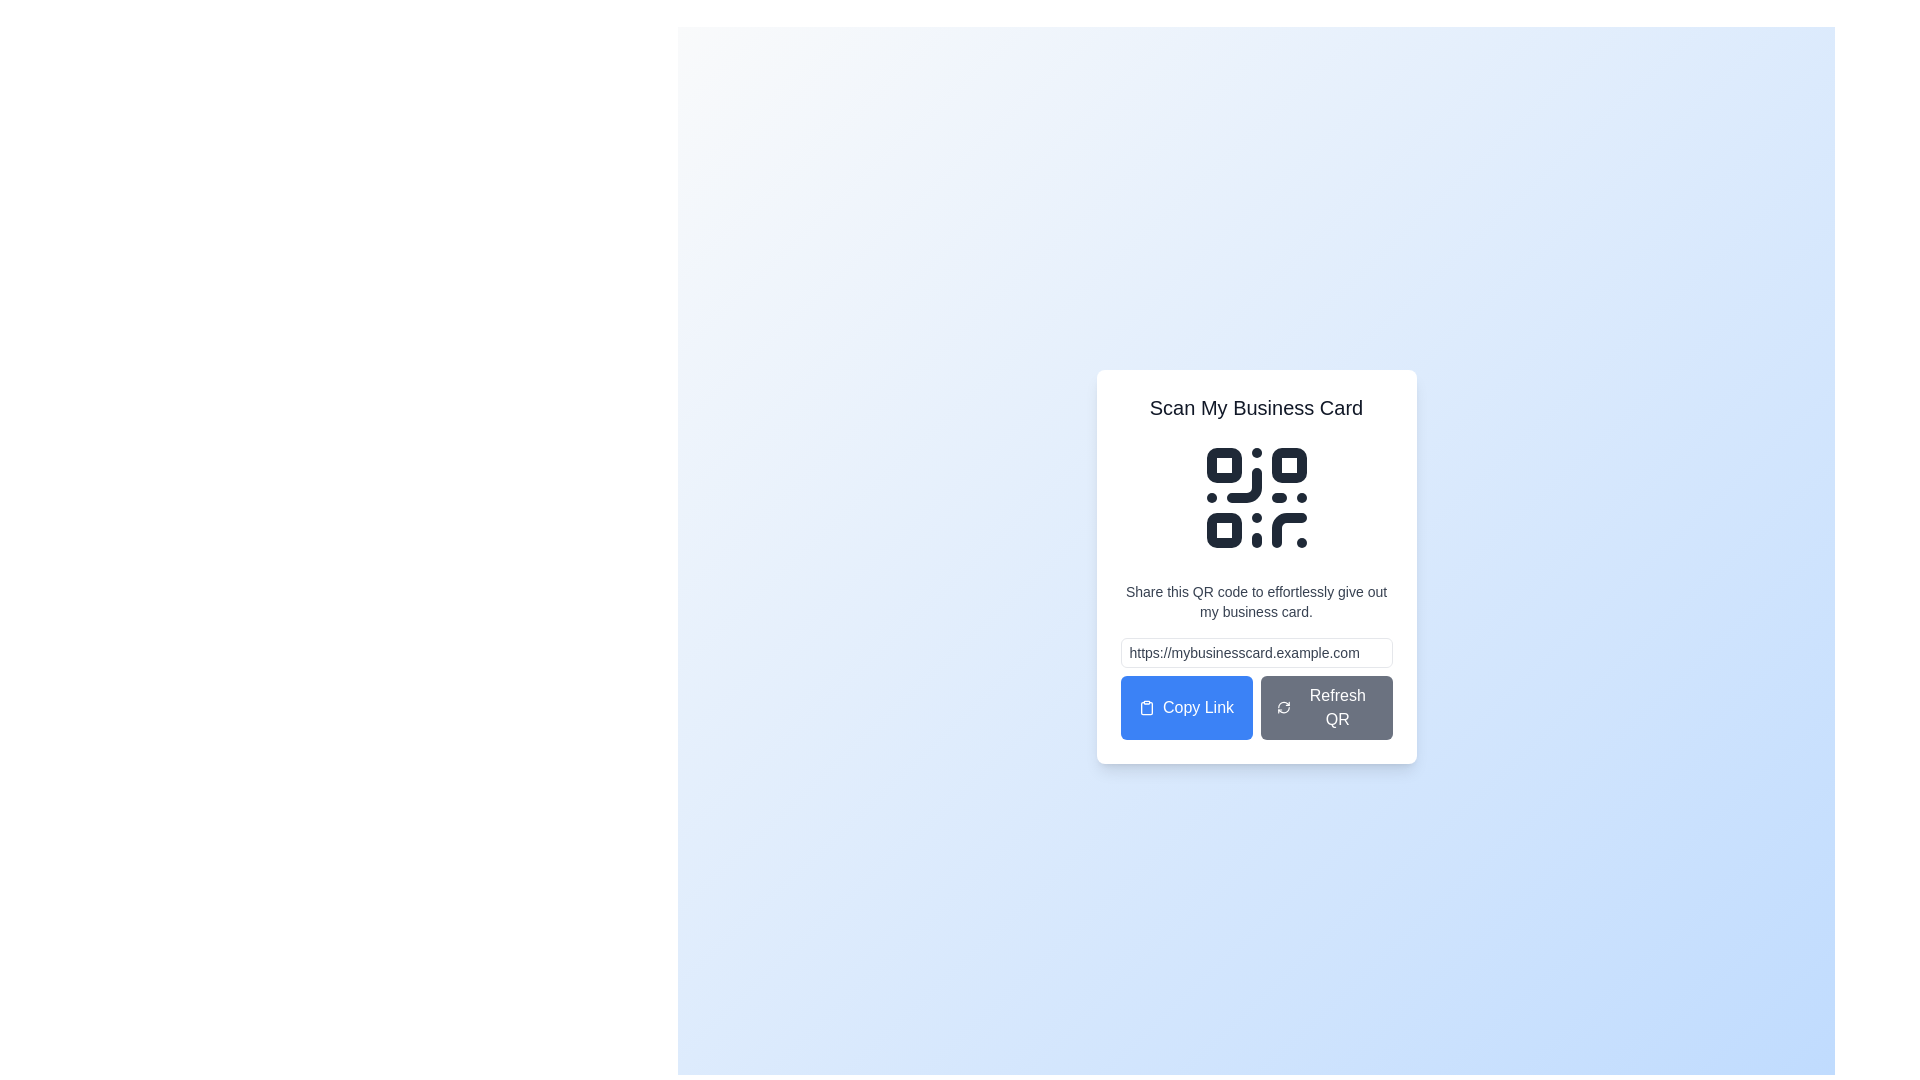 The height and width of the screenshot is (1080, 1920). Describe the element at coordinates (1255, 496) in the screenshot. I see `the QR code graphic located centrally in the card layout, positioned below the title 'Scan My Business Card' and above the description 'Share this QR code to effortlessly give out my business card.'` at that location.